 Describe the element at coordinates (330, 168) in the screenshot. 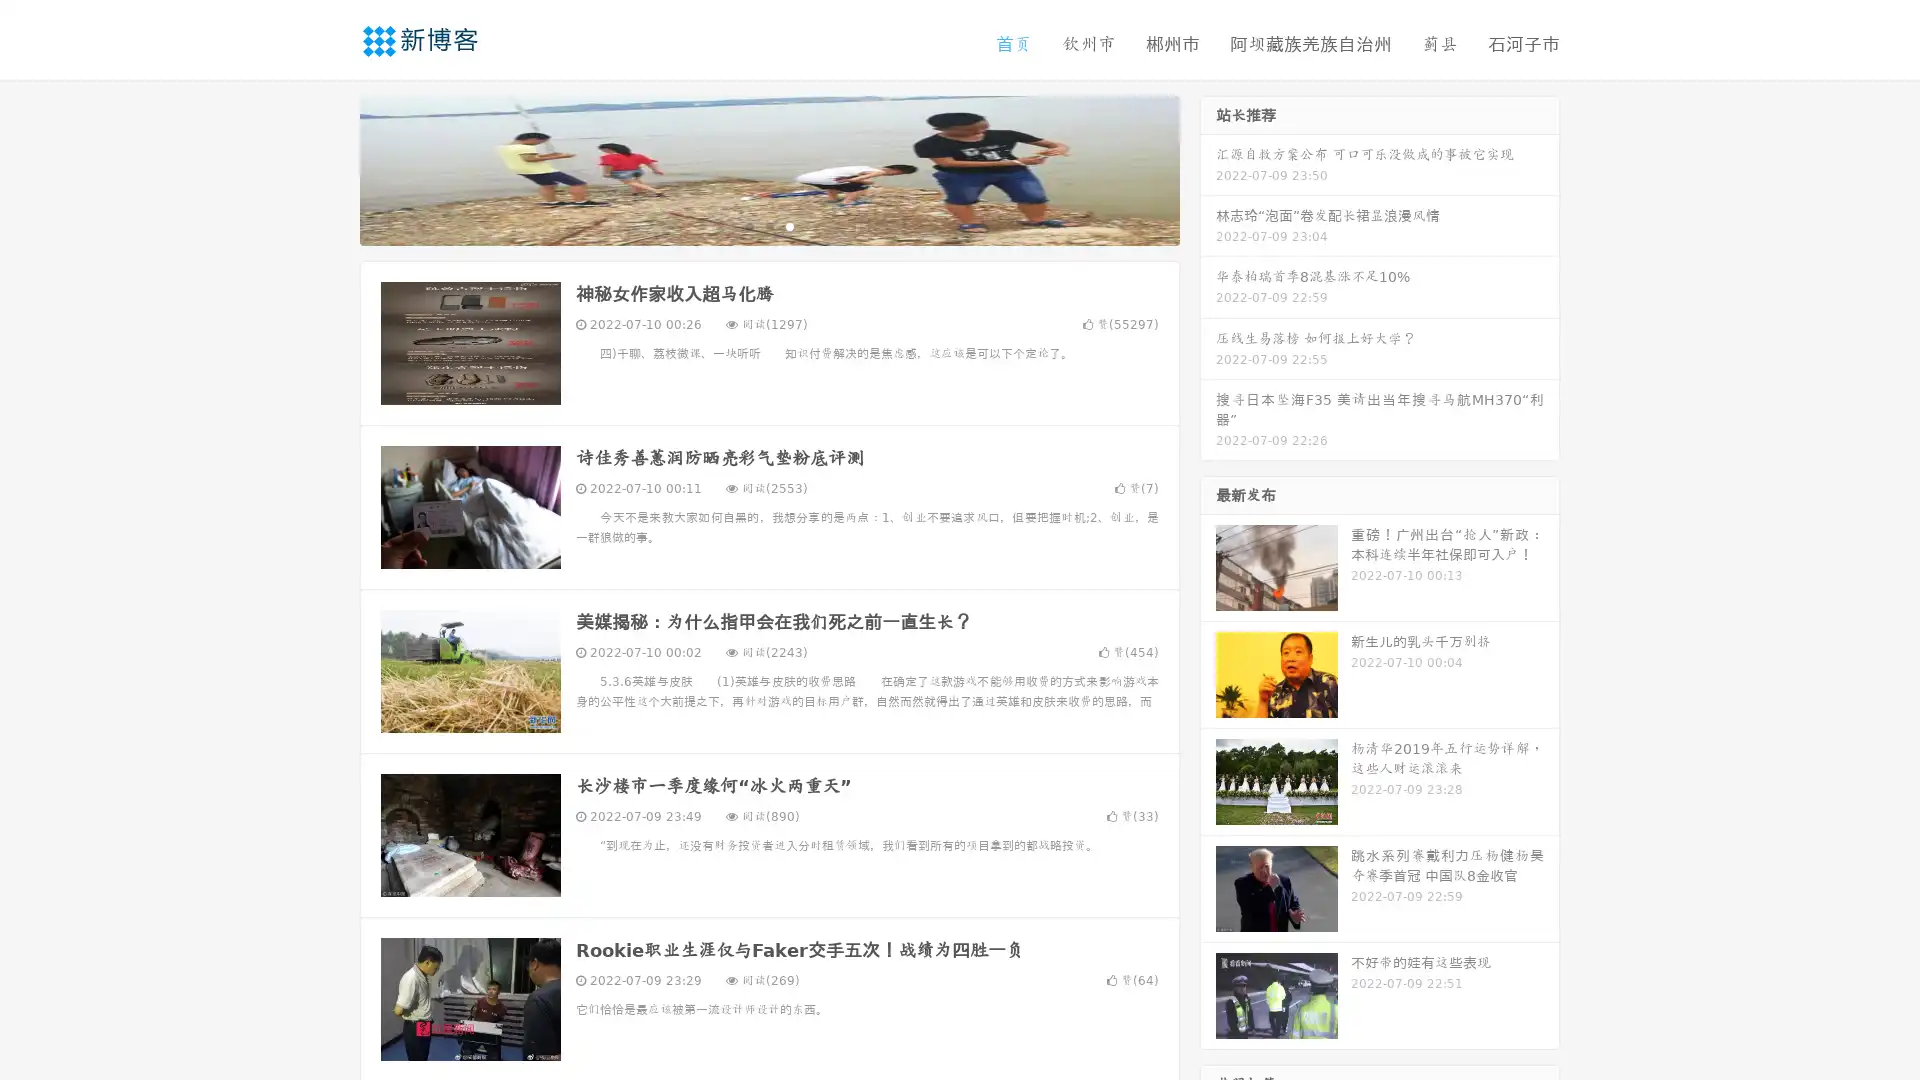

I see `Previous slide` at that location.